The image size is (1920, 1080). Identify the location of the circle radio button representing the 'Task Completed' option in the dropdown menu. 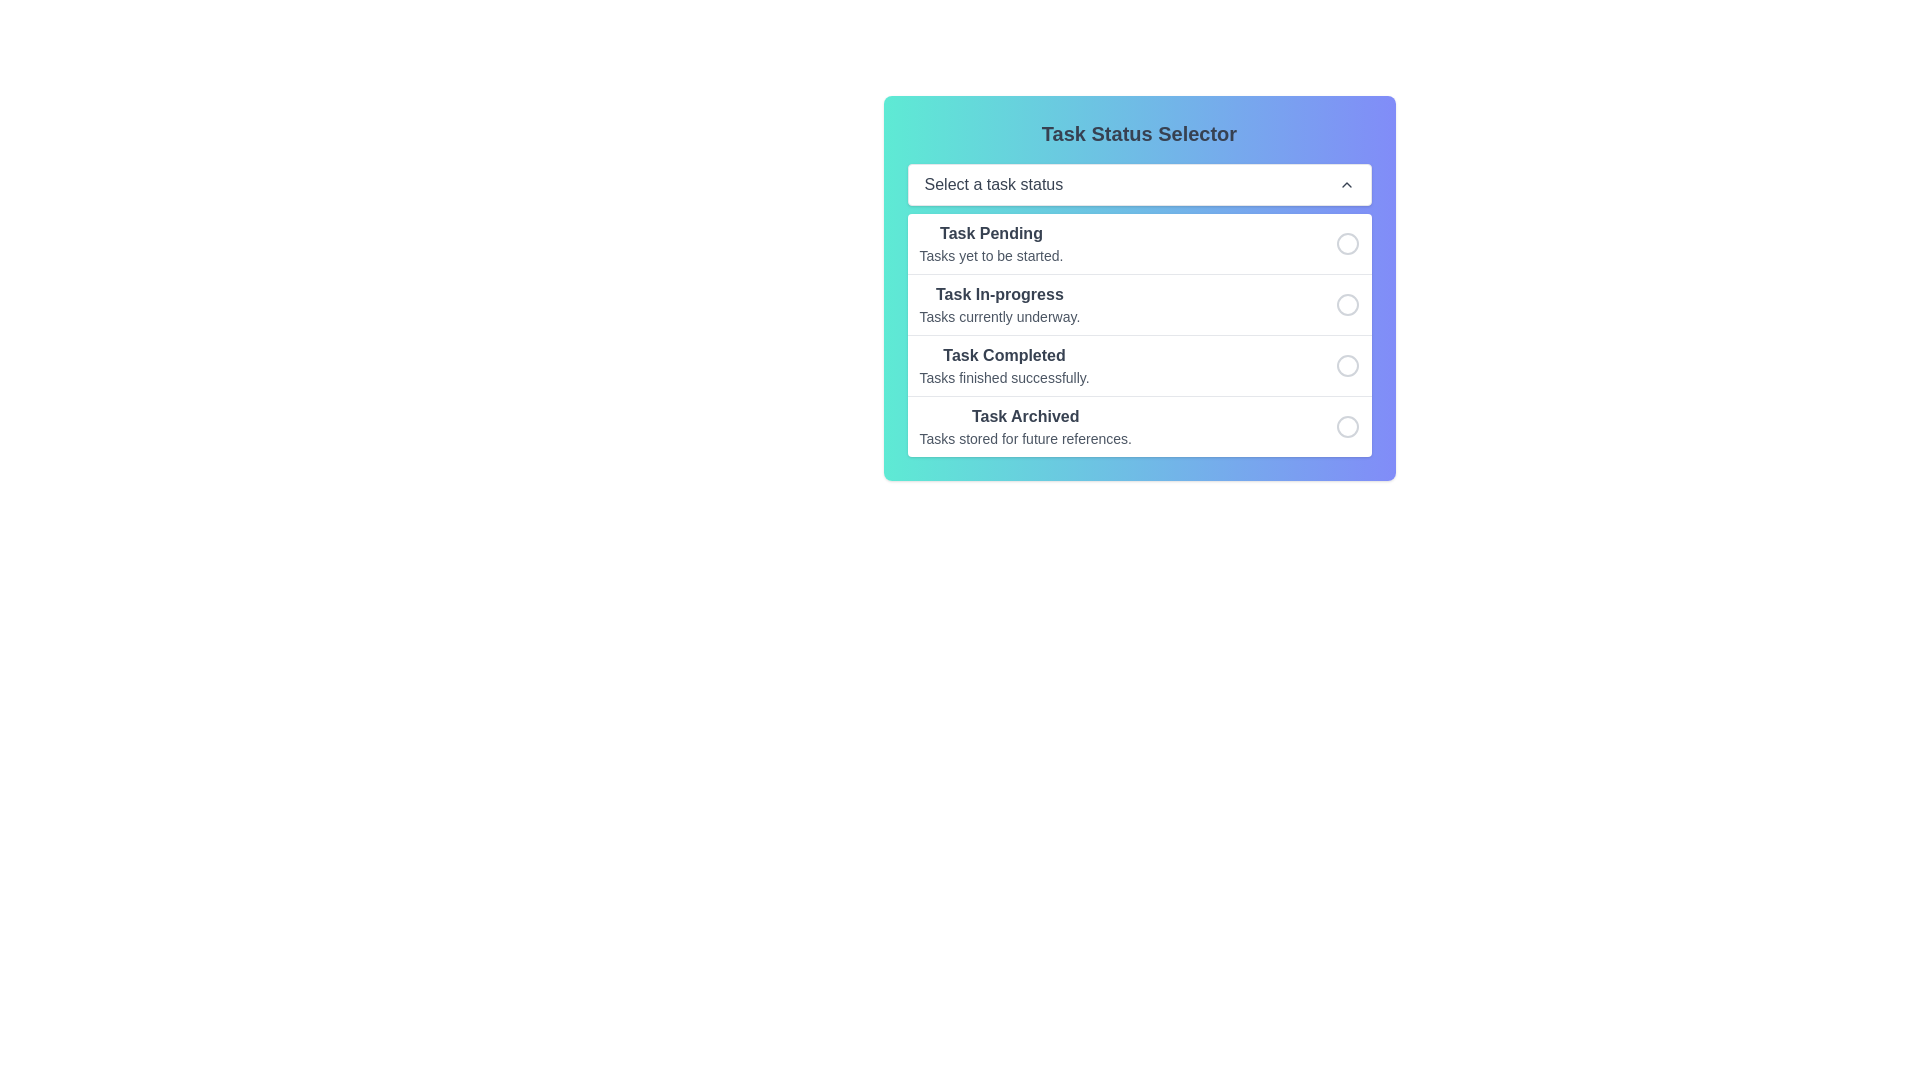
(1347, 366).